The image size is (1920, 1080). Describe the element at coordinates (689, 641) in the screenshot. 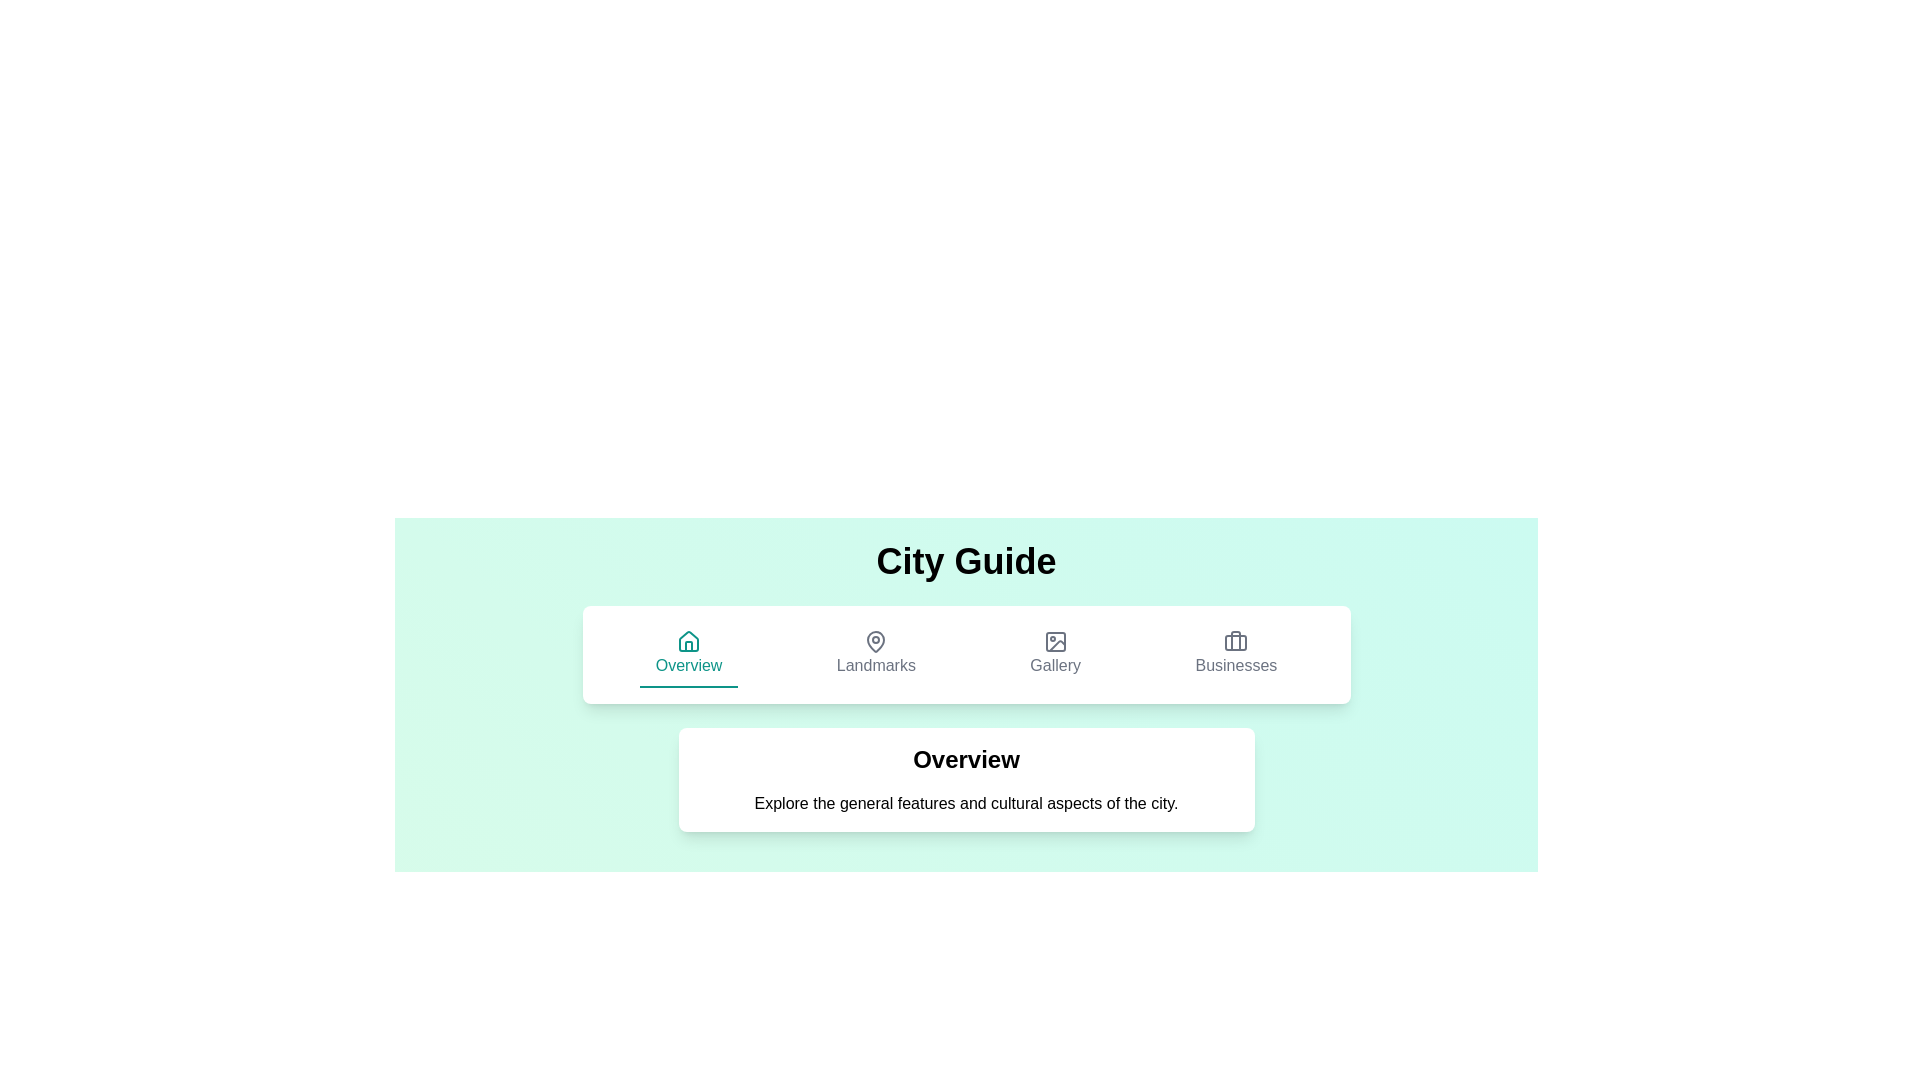

I see `the 'Overview' SVG Icon in the navigation bar` at that location.